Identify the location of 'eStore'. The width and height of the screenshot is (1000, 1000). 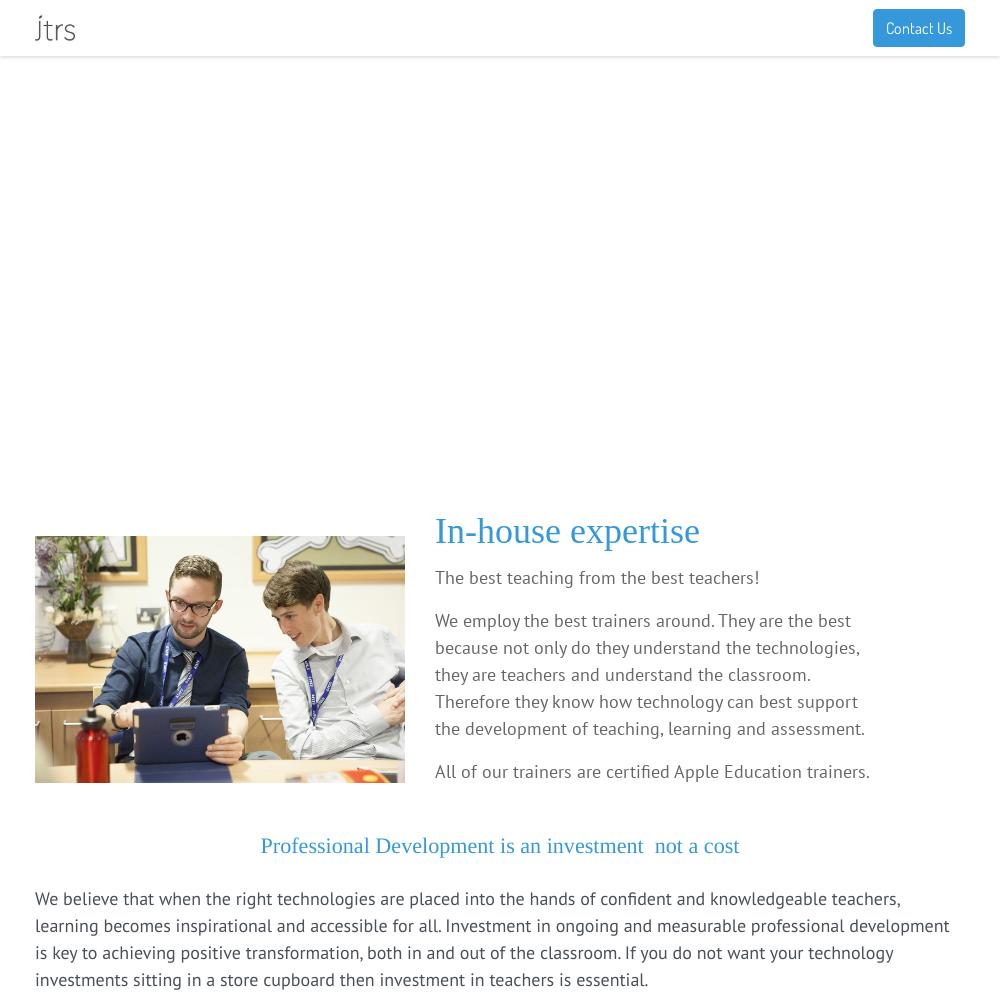
(532, 27).